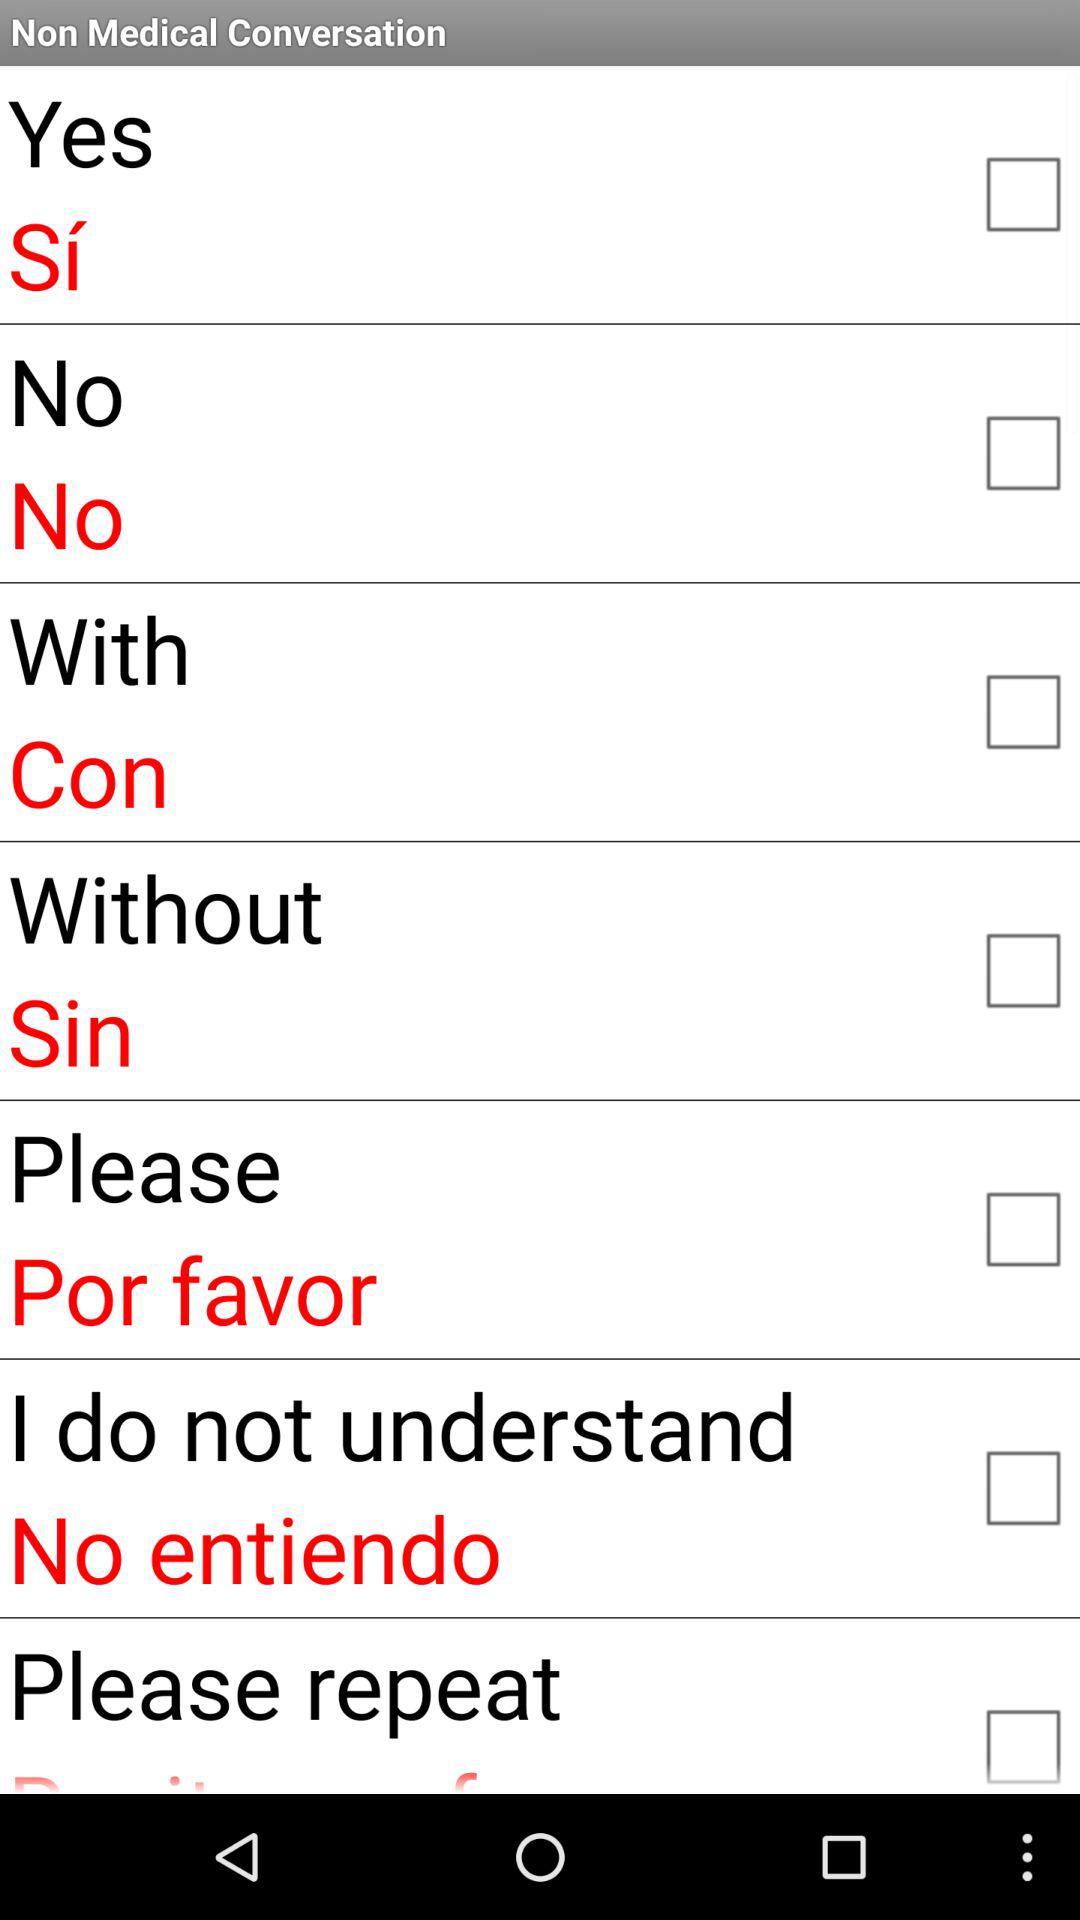 The width and height of the screenshot is (1080, 1920). Describe the element at coordinates (1022, 1226) in the screenshot. I see `its a box that helps translate please` at that location.